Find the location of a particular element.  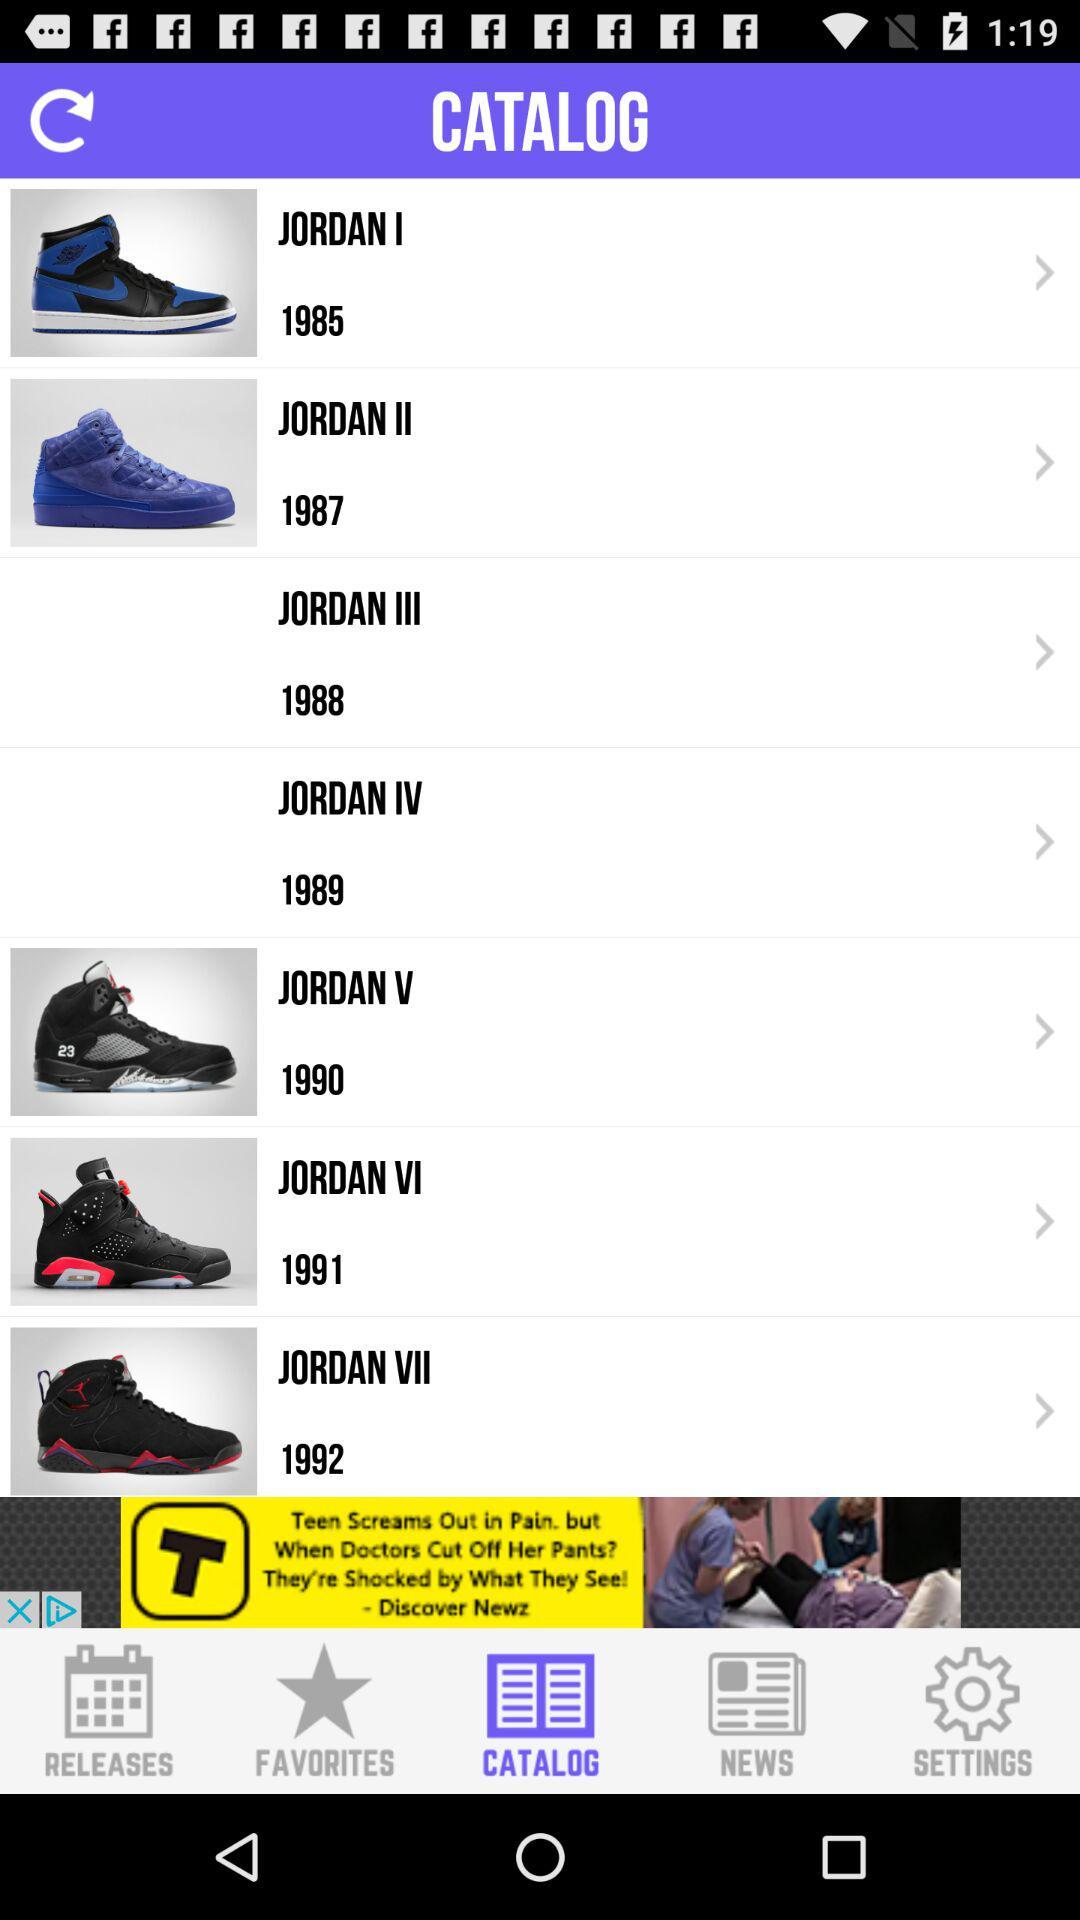

refresh catalog is located at coordinates (60, 119).